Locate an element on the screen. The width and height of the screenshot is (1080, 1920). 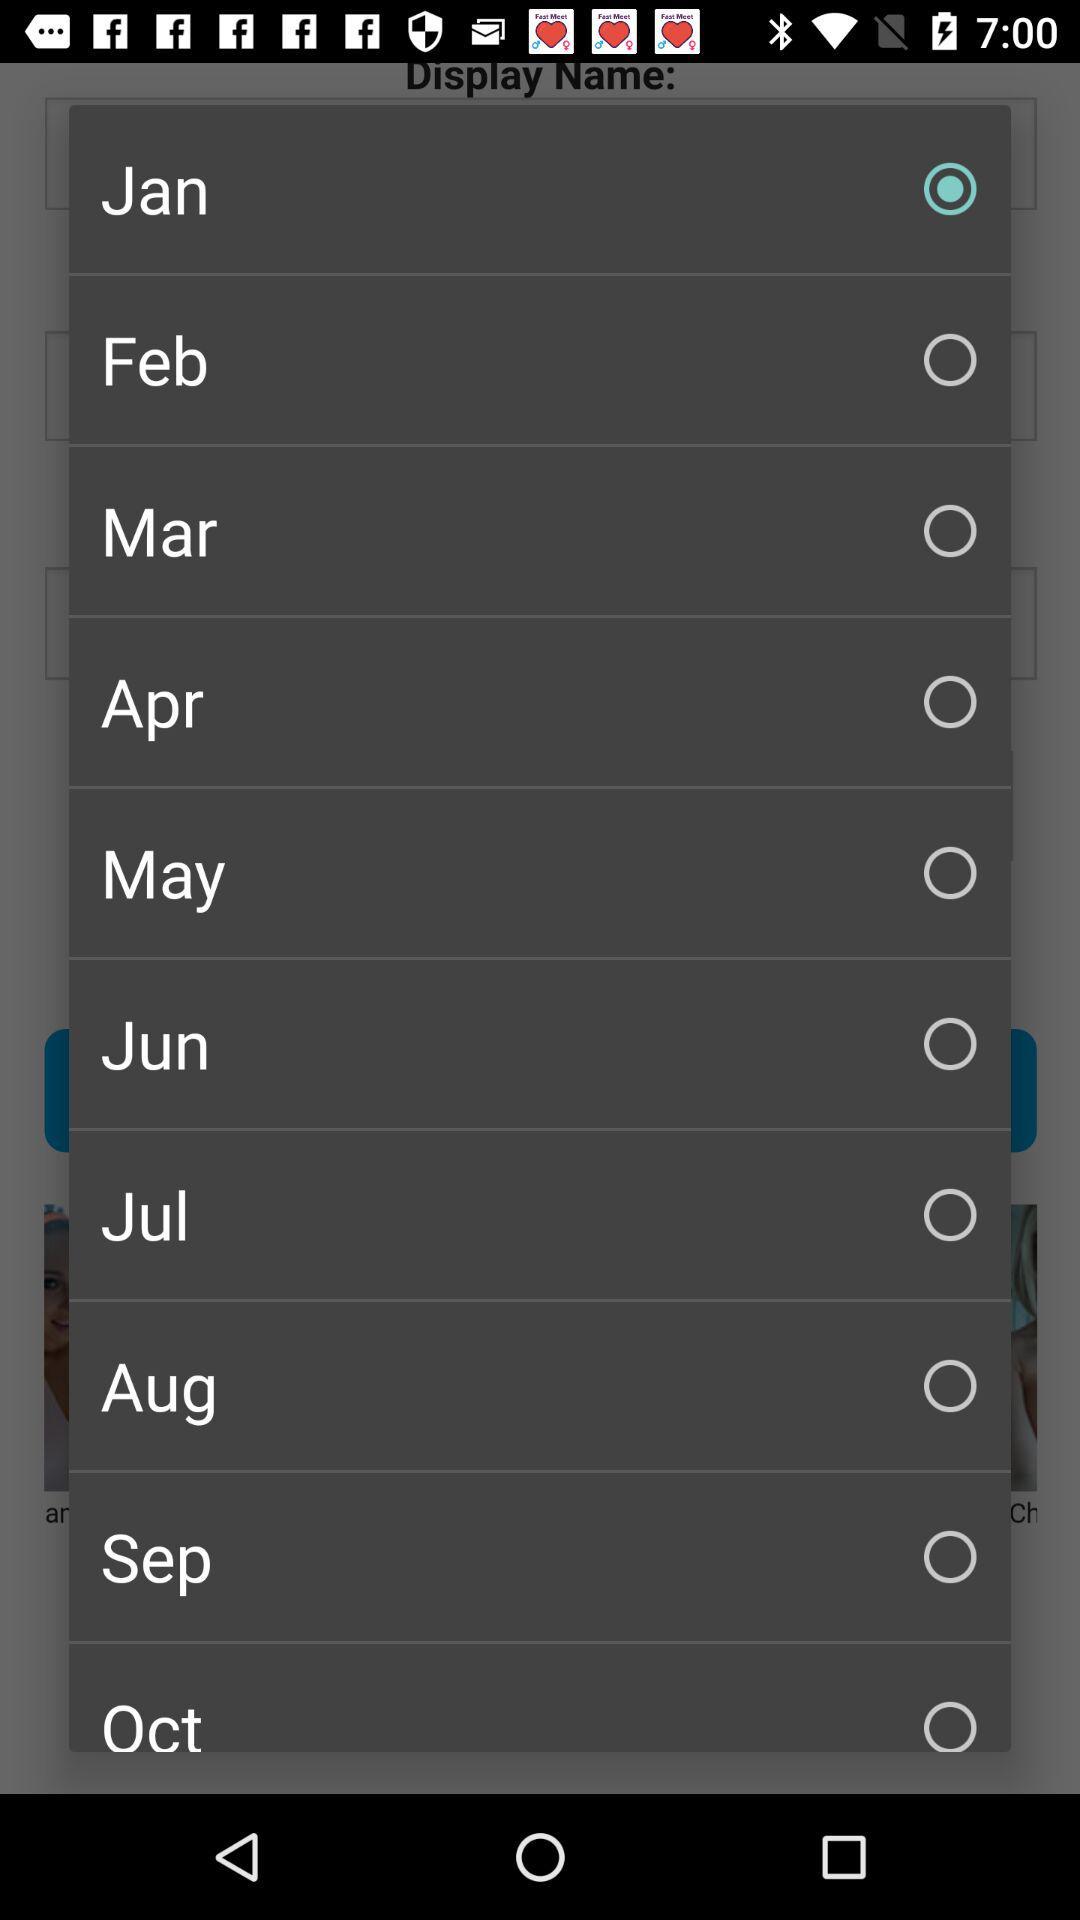
the item above the may item is located at coordinates (540, 701).